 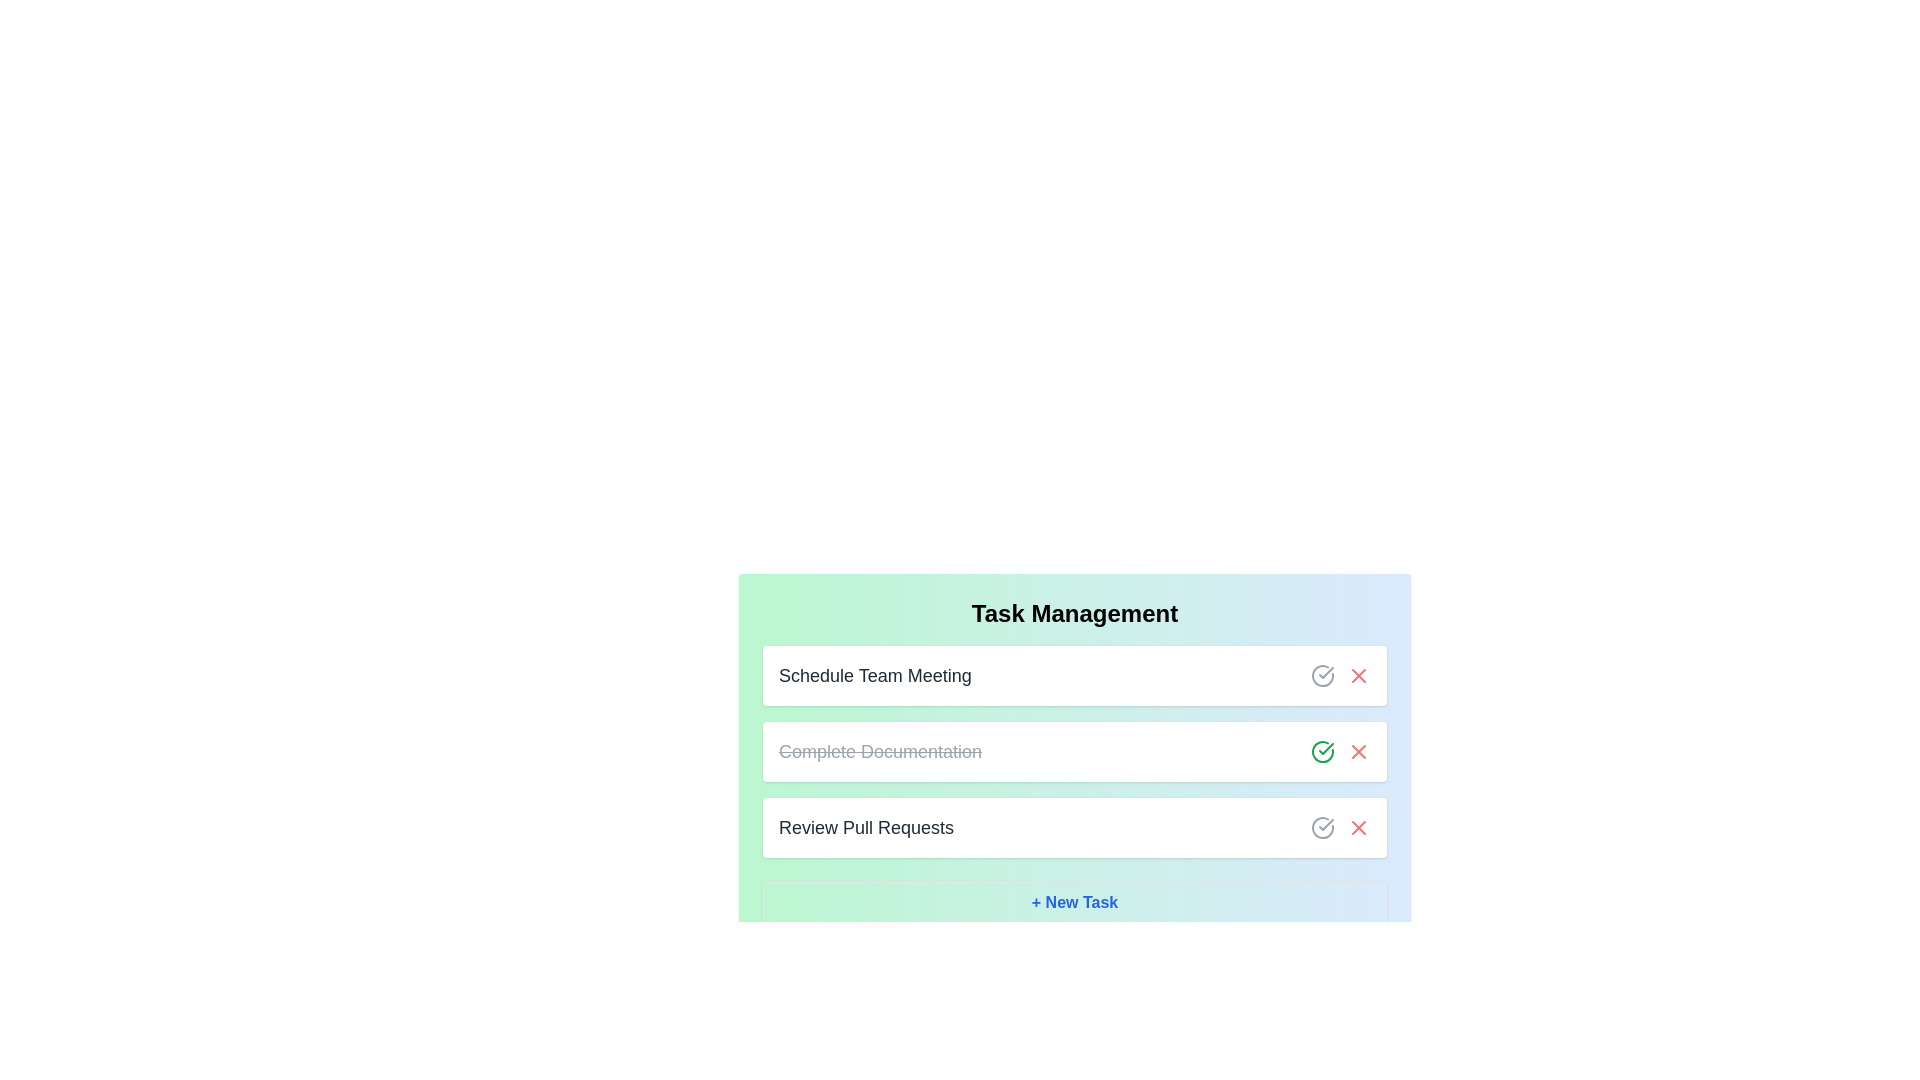 I want to click on delete button for the task 'Complete Documentation', so click(x=1358, y=752).